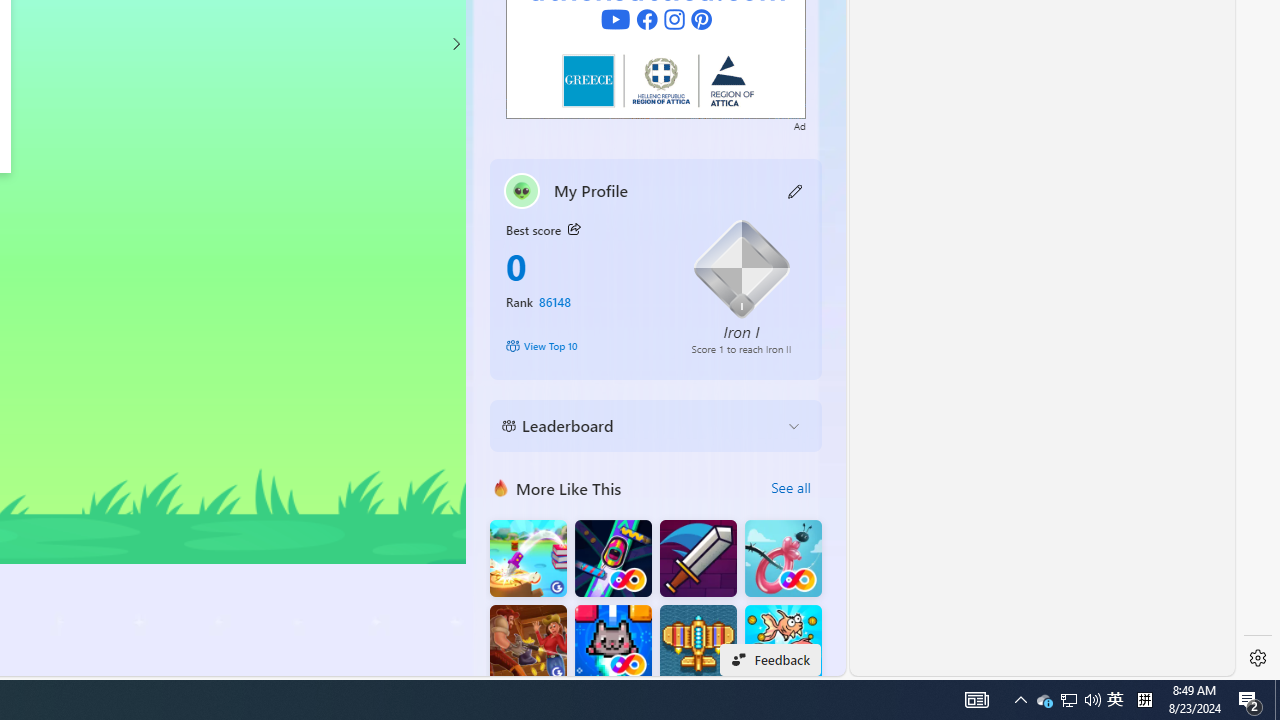  Describe the element at coordinates (698, 558) in the screenshot. I see `'Dungeon Master Knight'` at that location.